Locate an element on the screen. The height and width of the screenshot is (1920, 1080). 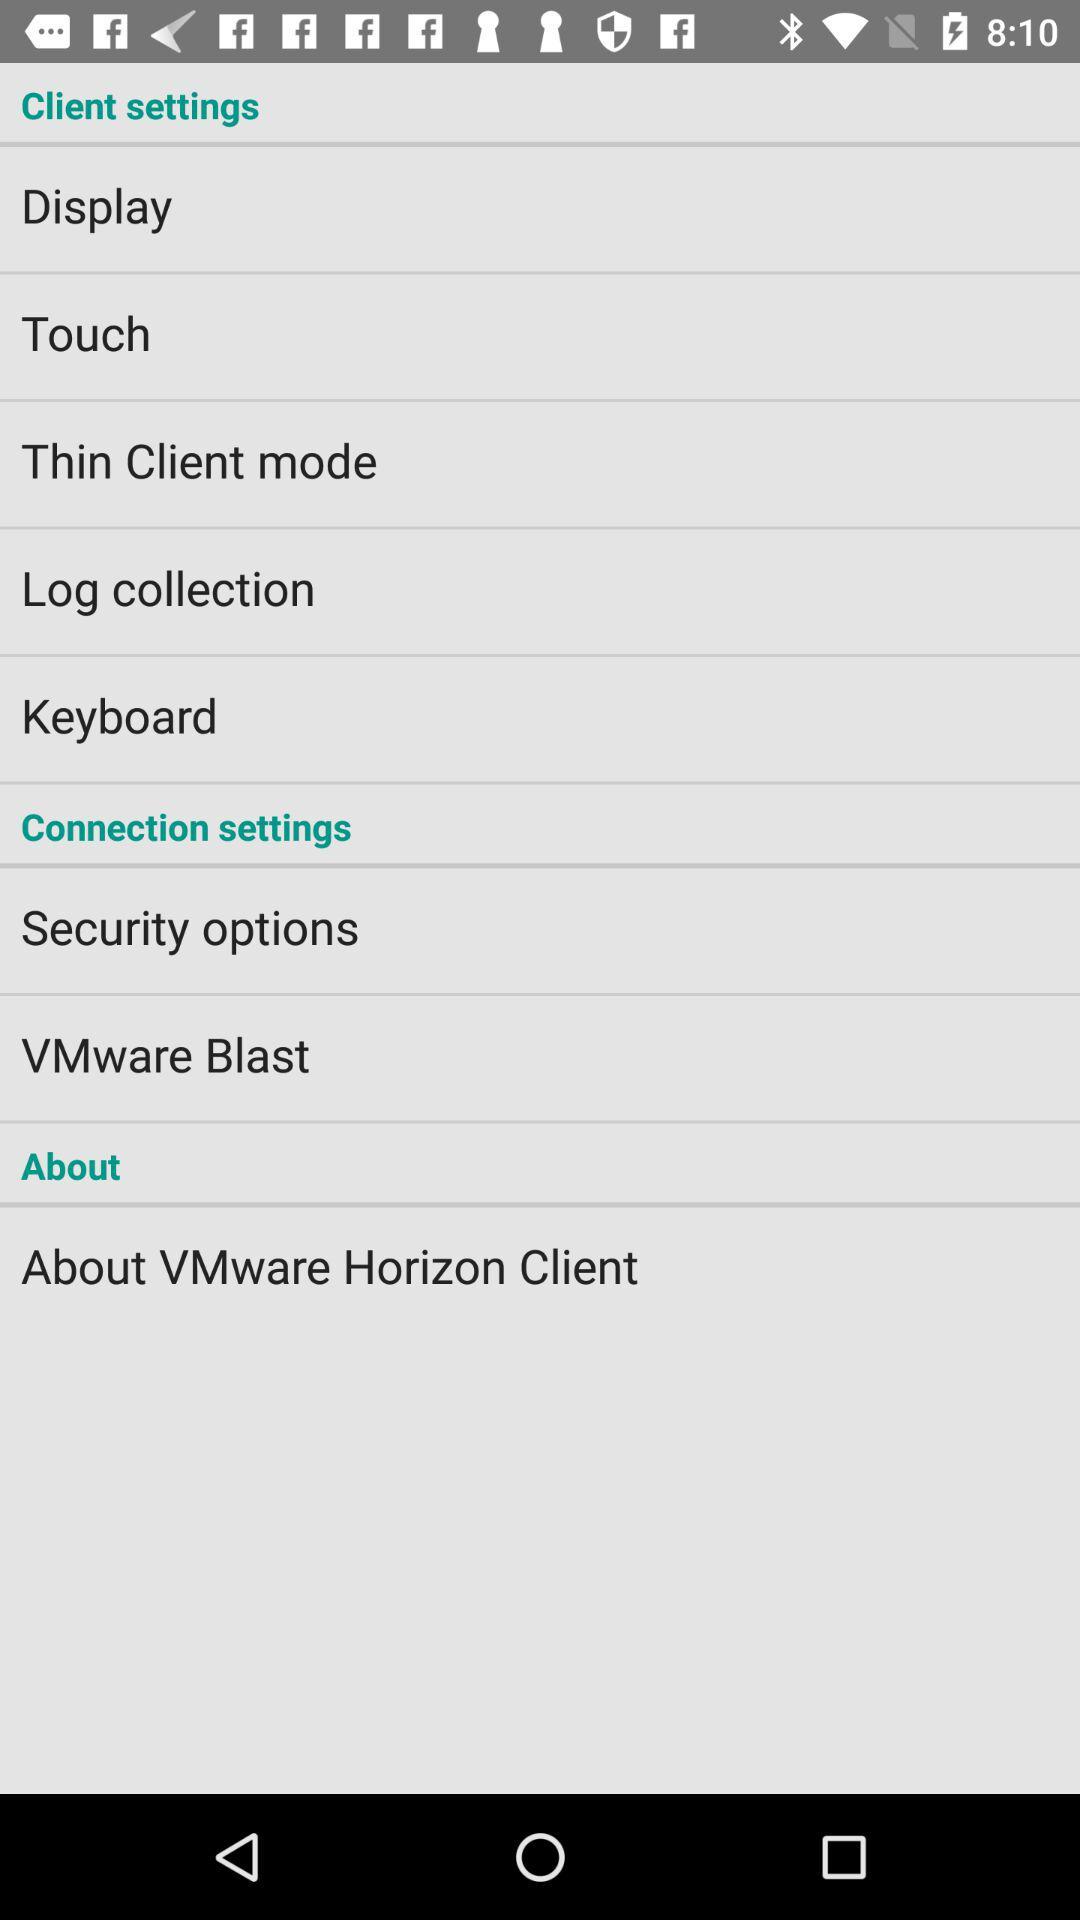
vmware blast app is located at coordinates (540, 1040).